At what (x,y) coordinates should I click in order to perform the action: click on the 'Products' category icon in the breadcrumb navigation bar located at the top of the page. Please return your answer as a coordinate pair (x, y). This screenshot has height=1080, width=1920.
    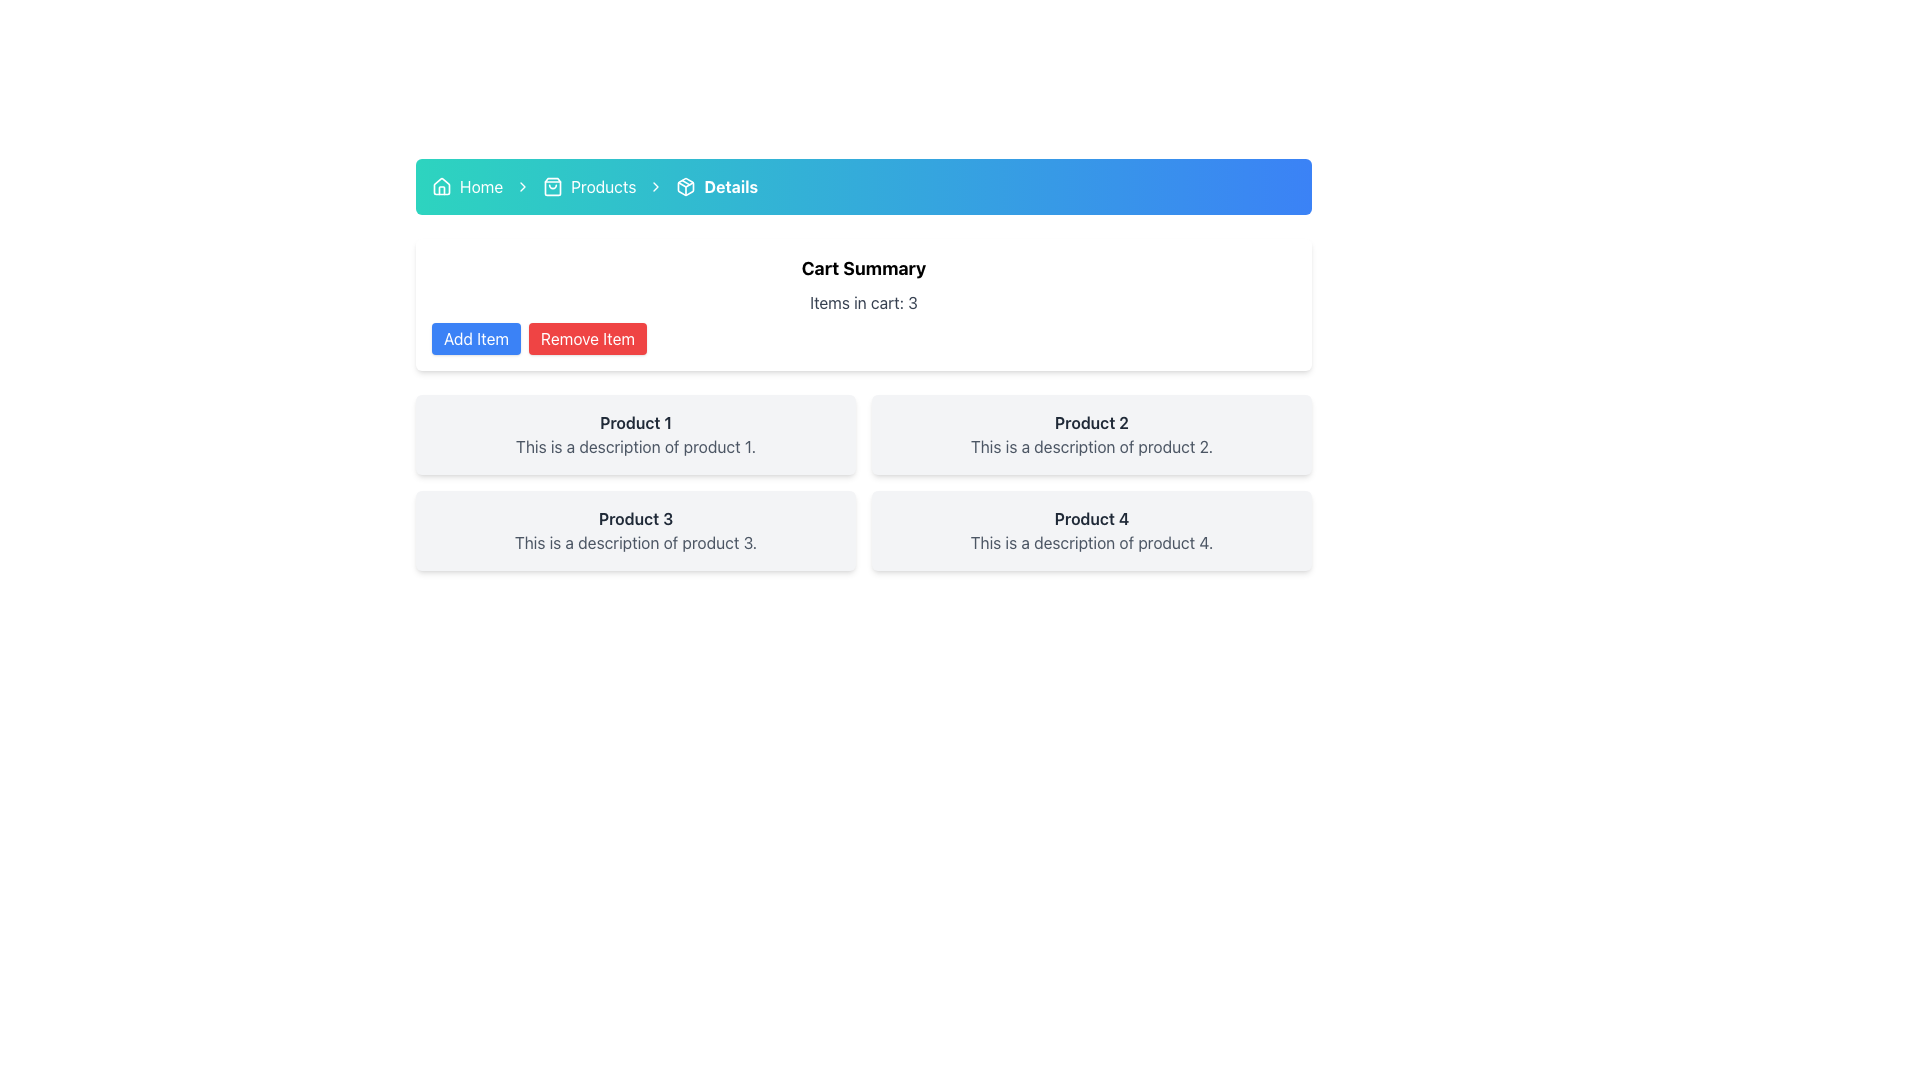
    Looking at the image, I should click on (553, 186).